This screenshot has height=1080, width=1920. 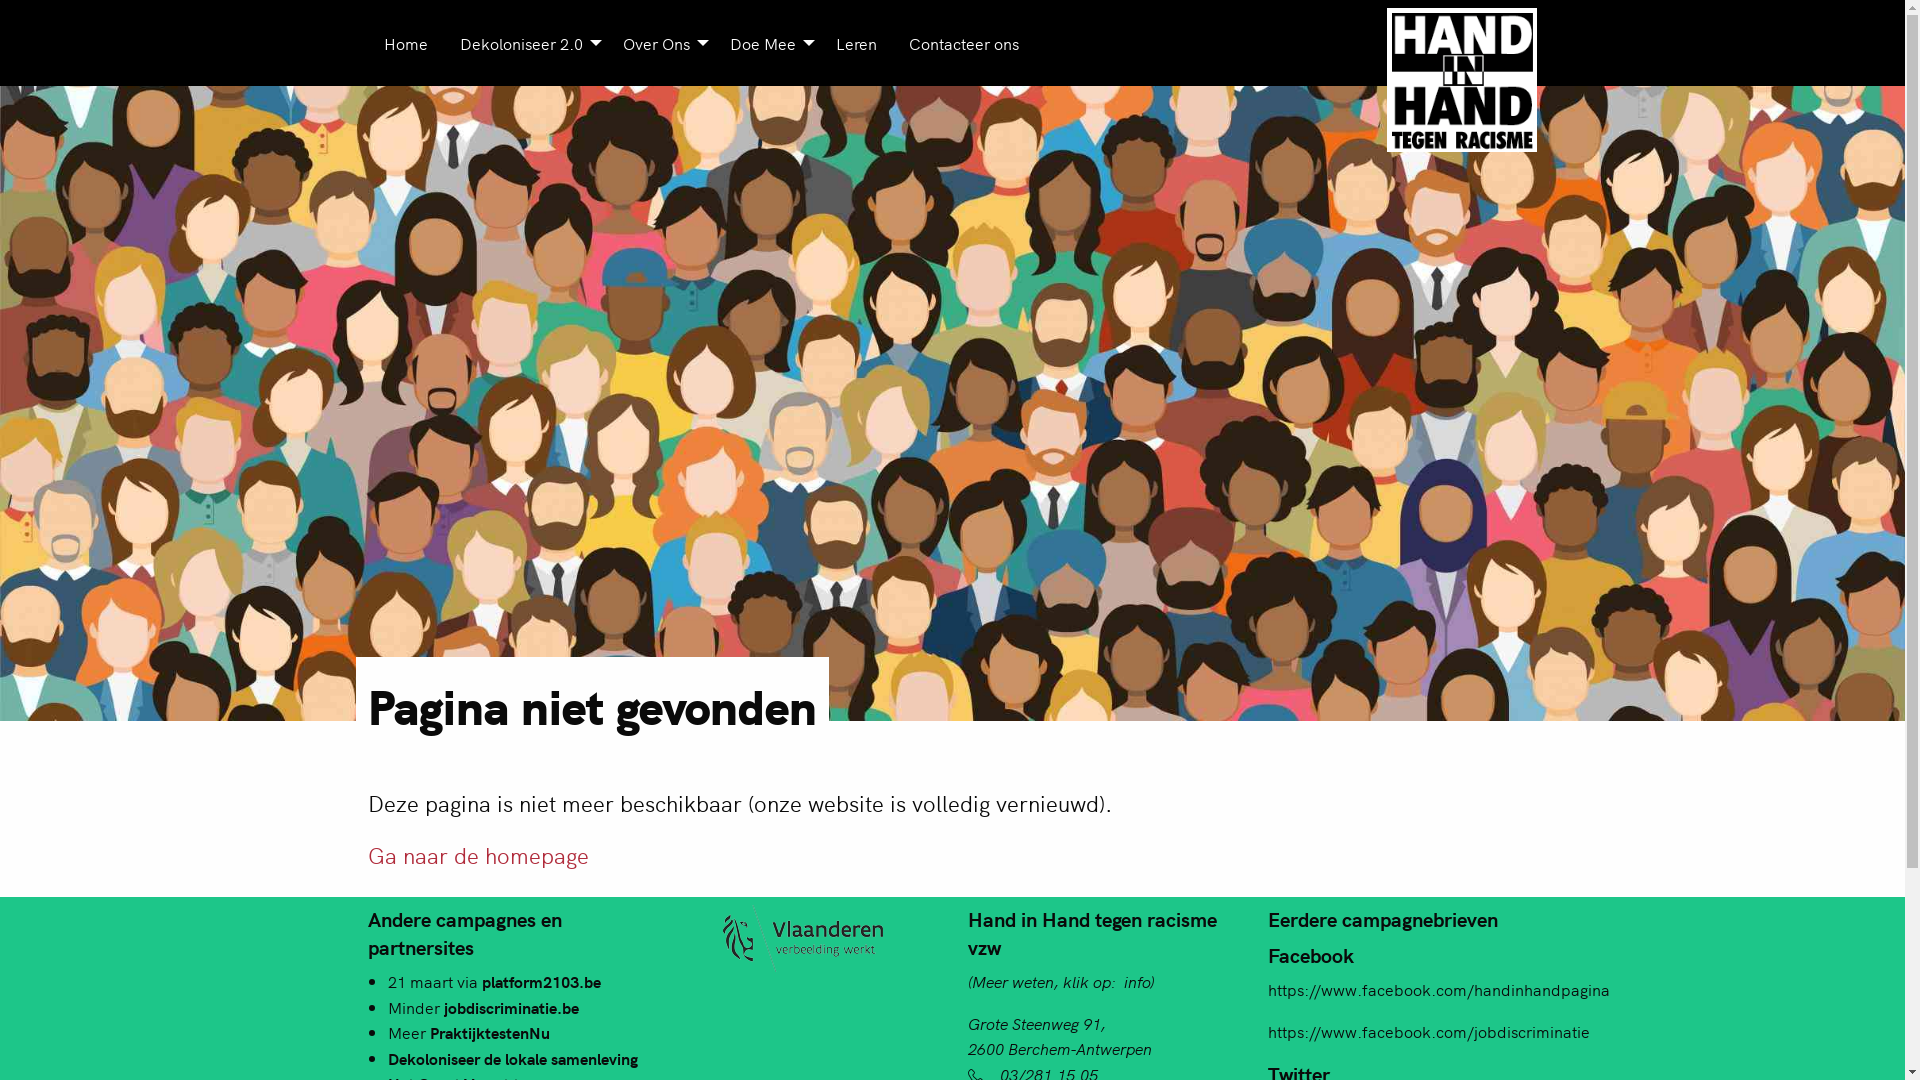 What do you see at coordinates (1137, 979) in the screenshot?
I see `'info'` at bounding box center [1137, 979].